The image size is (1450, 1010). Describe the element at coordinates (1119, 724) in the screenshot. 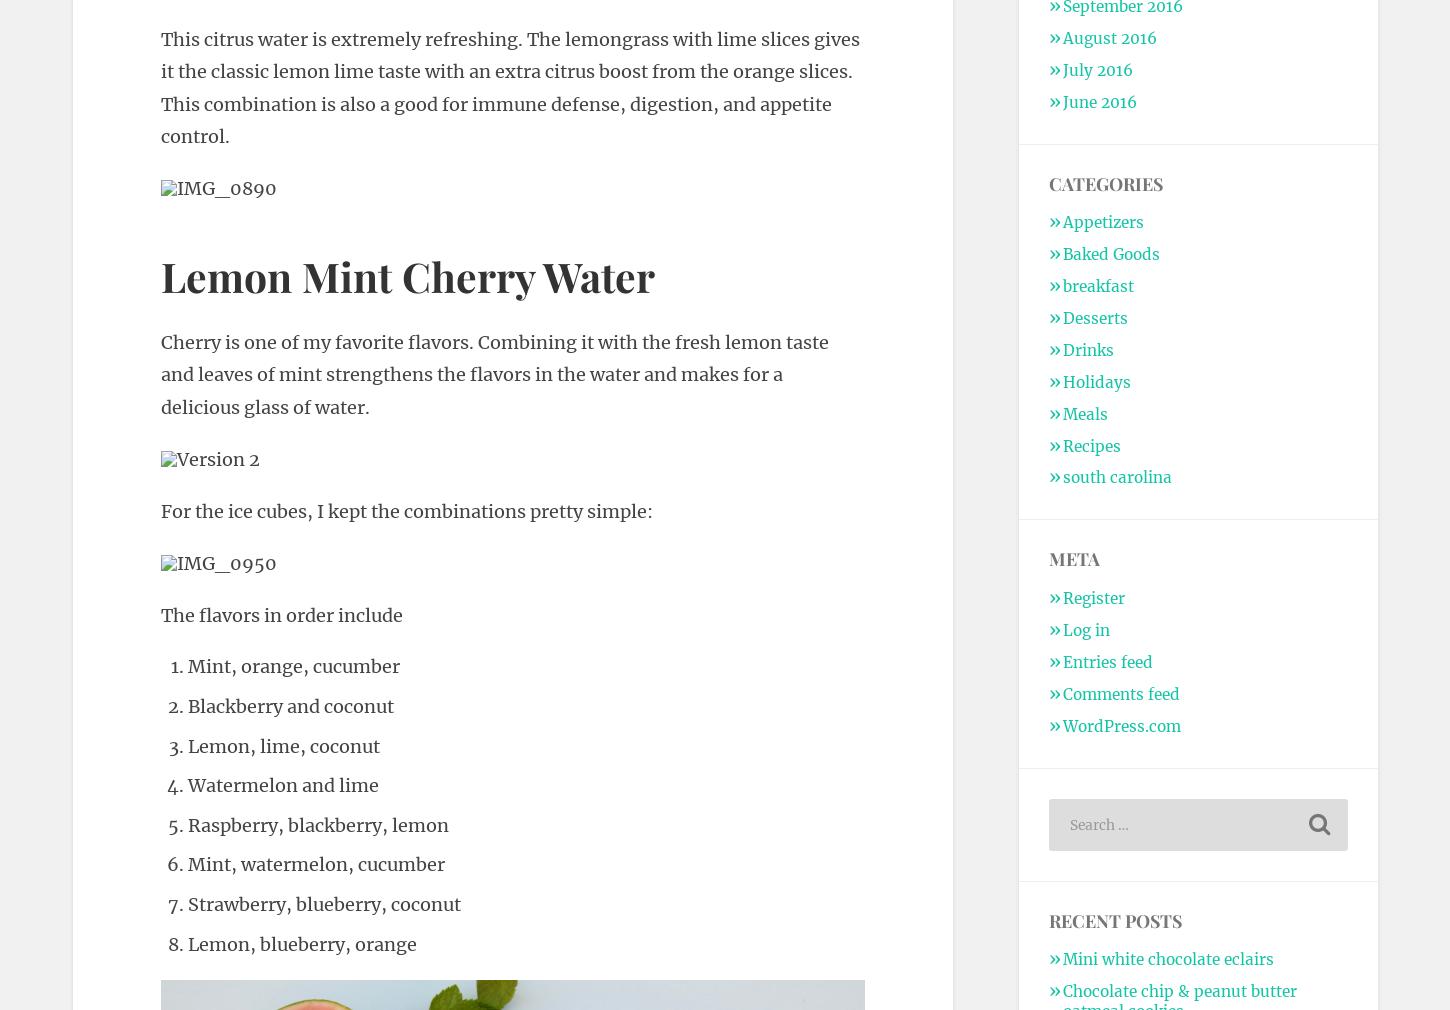

I see `'WordPress.com'` at that location.